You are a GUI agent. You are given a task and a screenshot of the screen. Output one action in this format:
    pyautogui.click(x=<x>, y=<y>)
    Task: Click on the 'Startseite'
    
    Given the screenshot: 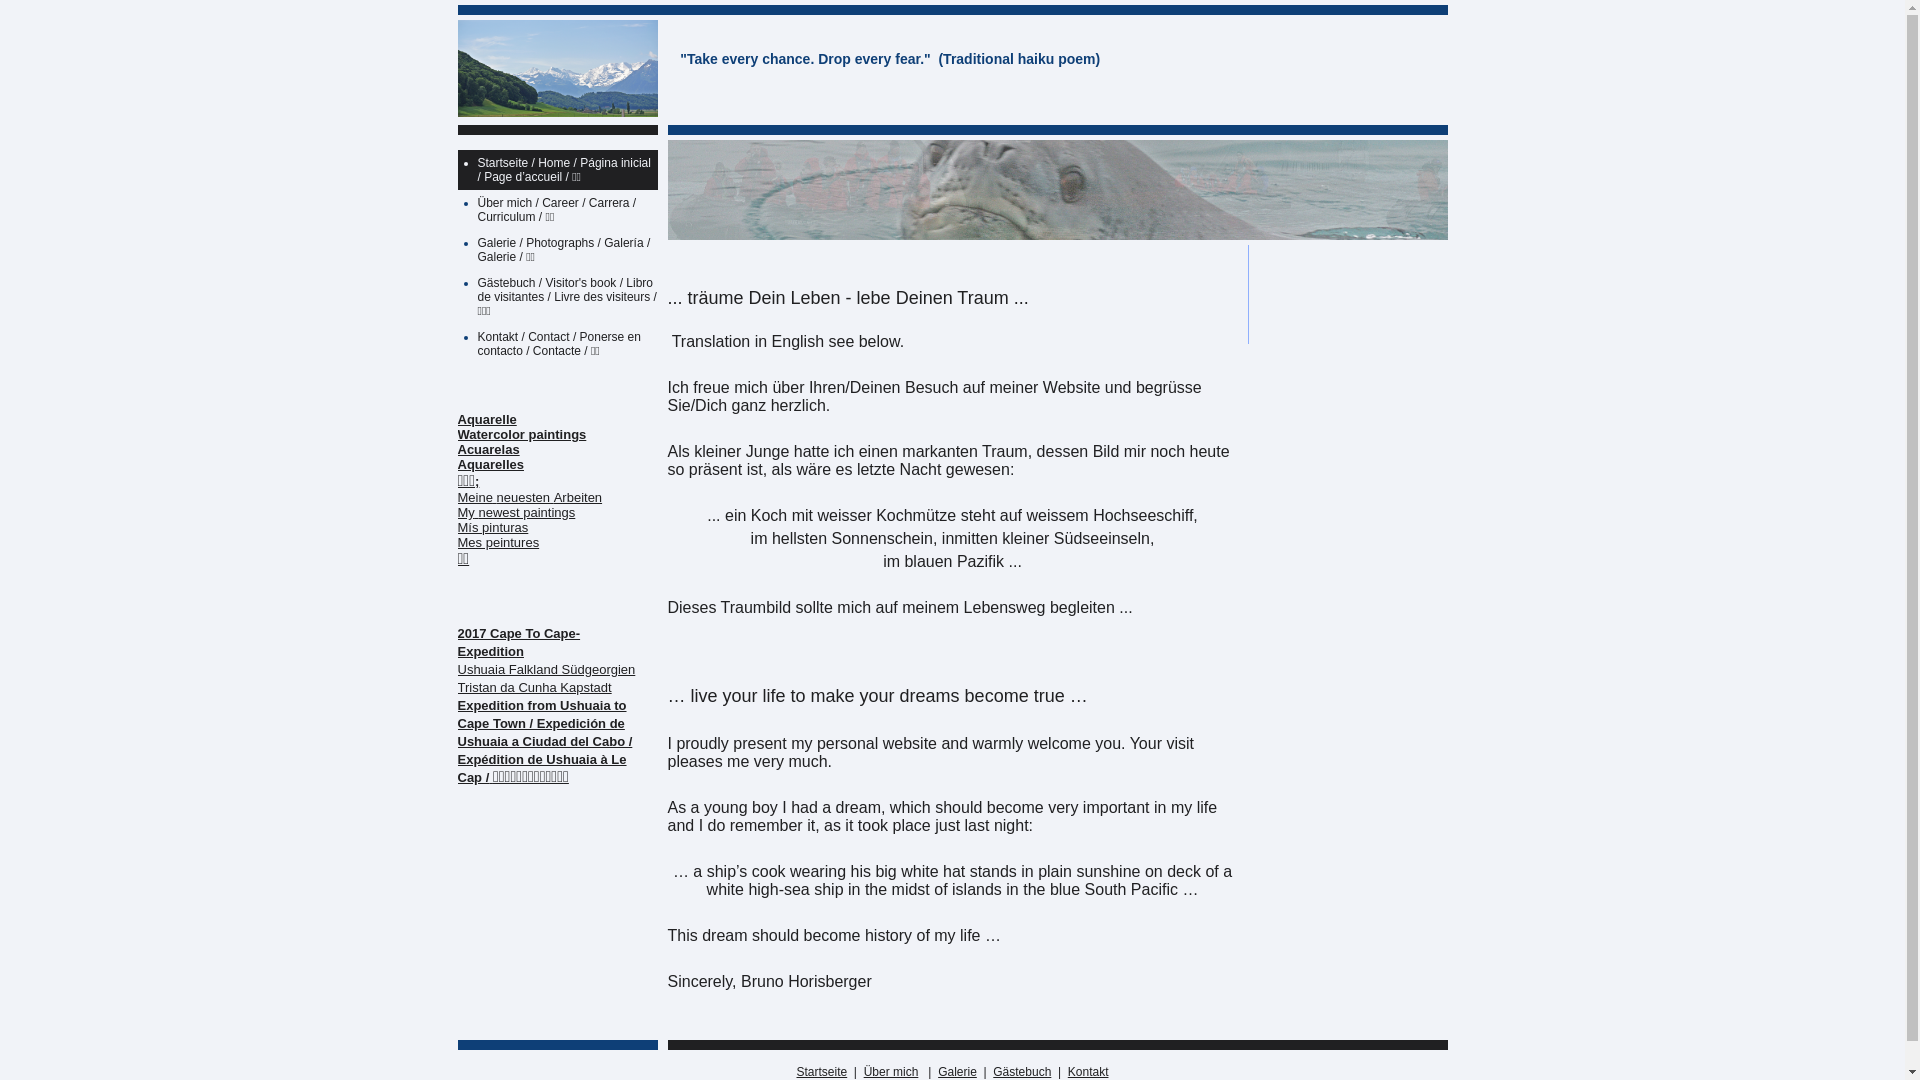 What is the action you would take?
    pyautogui.click(x=821, y=1071)
    